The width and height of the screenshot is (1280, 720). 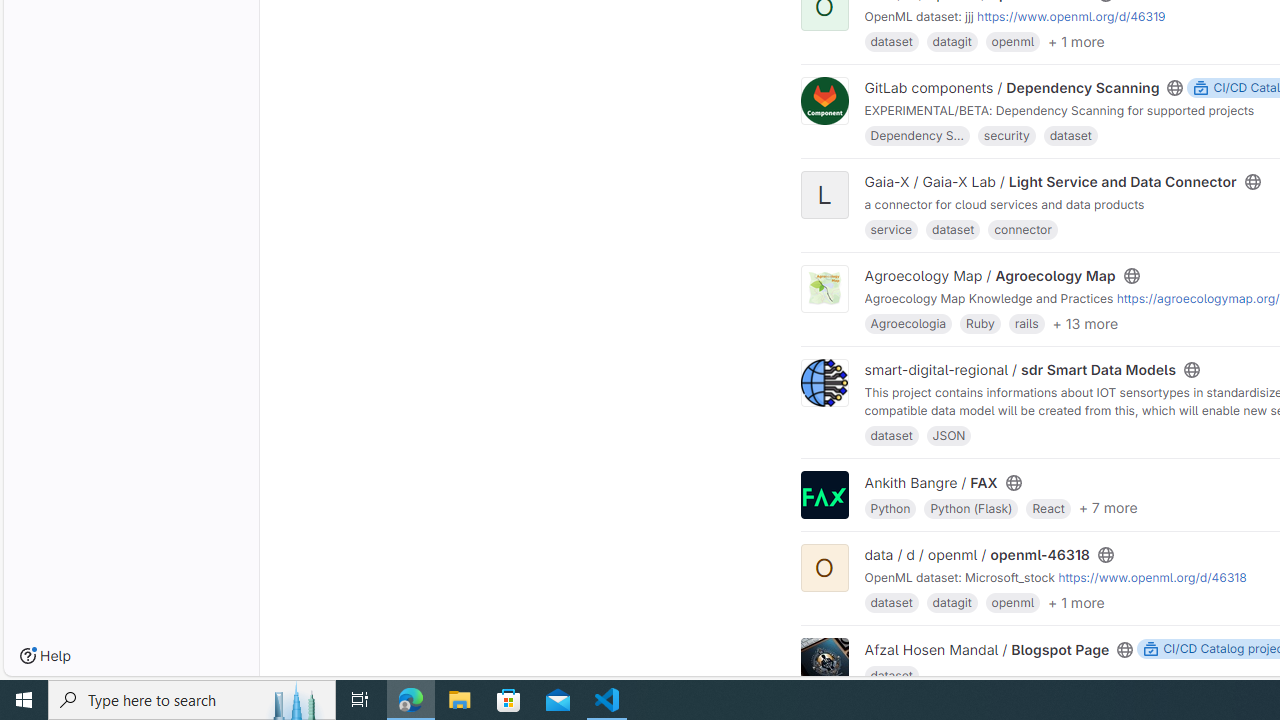 I want to click on 'Python (Flask)', so click(x=971, y=506).